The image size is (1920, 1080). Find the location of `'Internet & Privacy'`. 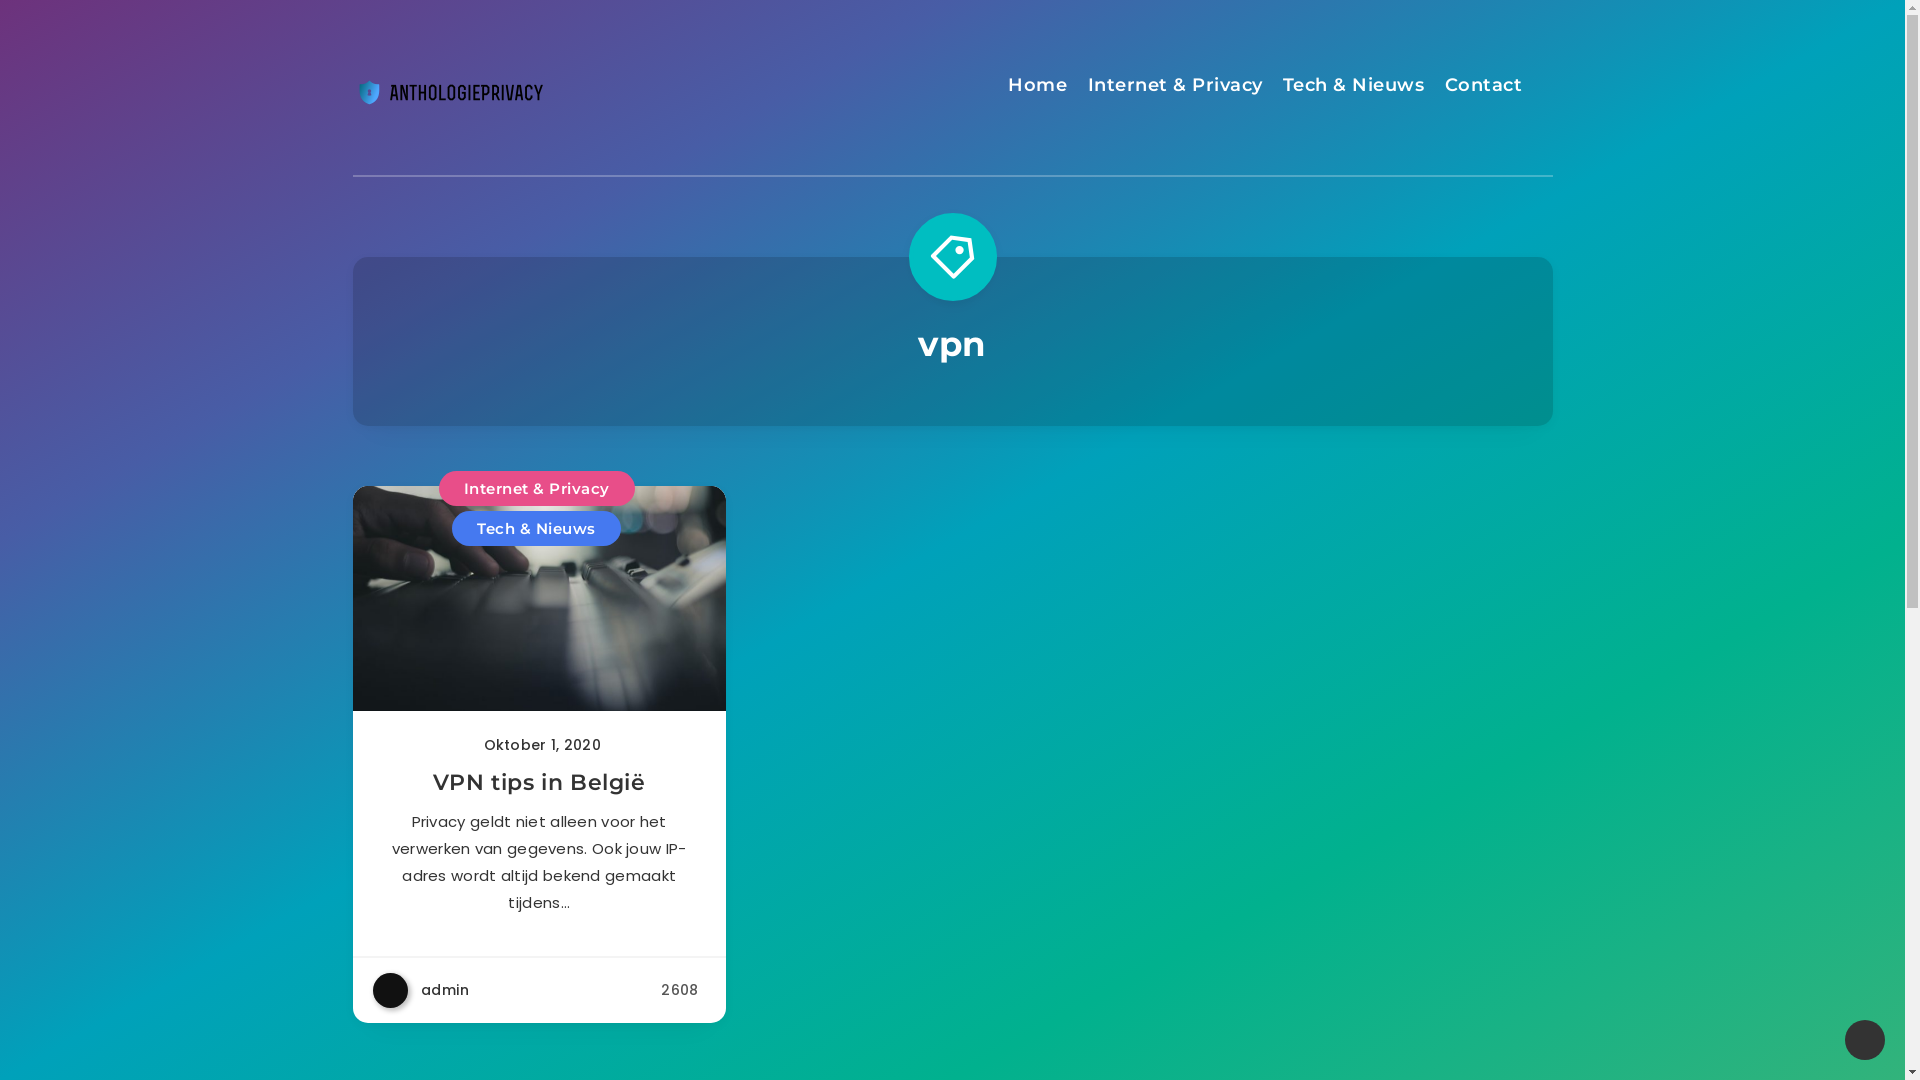

'Internet & Privacy' is located at coordinates (1175, 86).